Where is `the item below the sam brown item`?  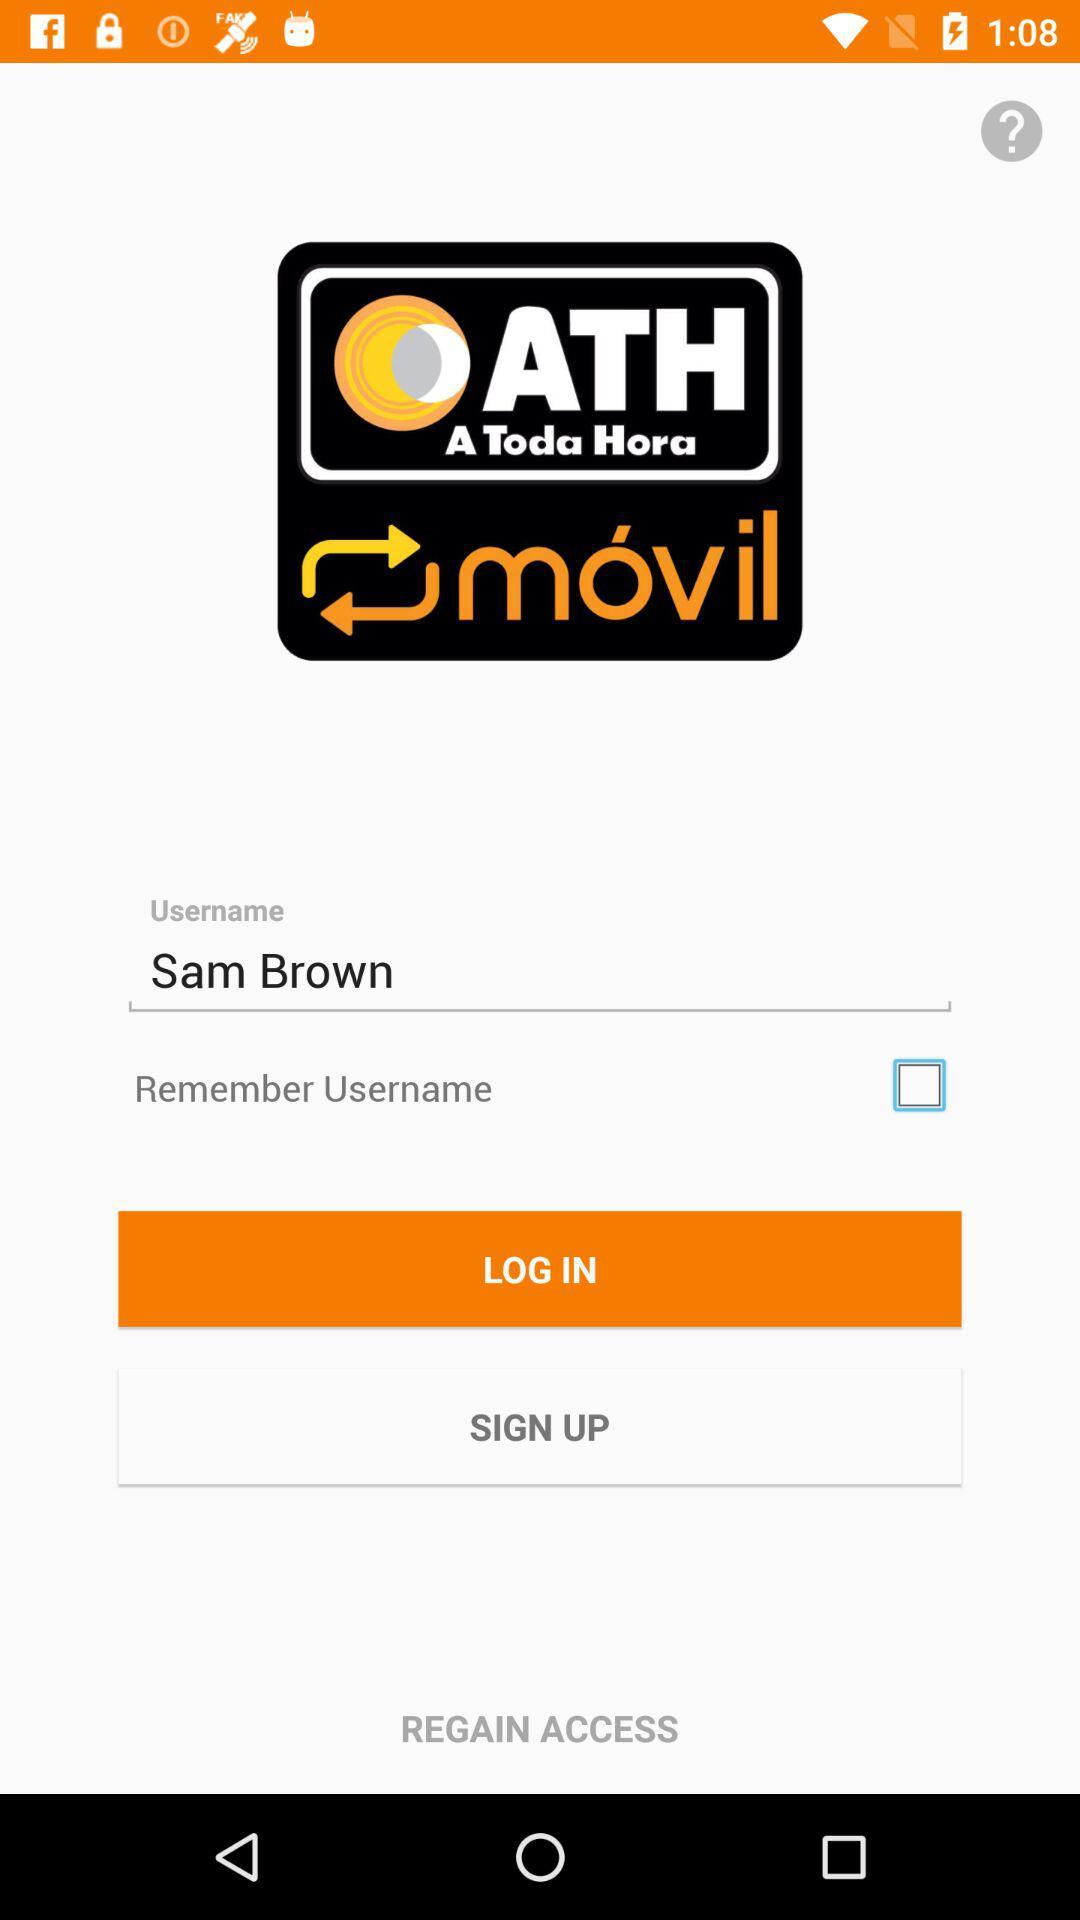 the item below the sam brown item is located at coordinates (919, 1084).